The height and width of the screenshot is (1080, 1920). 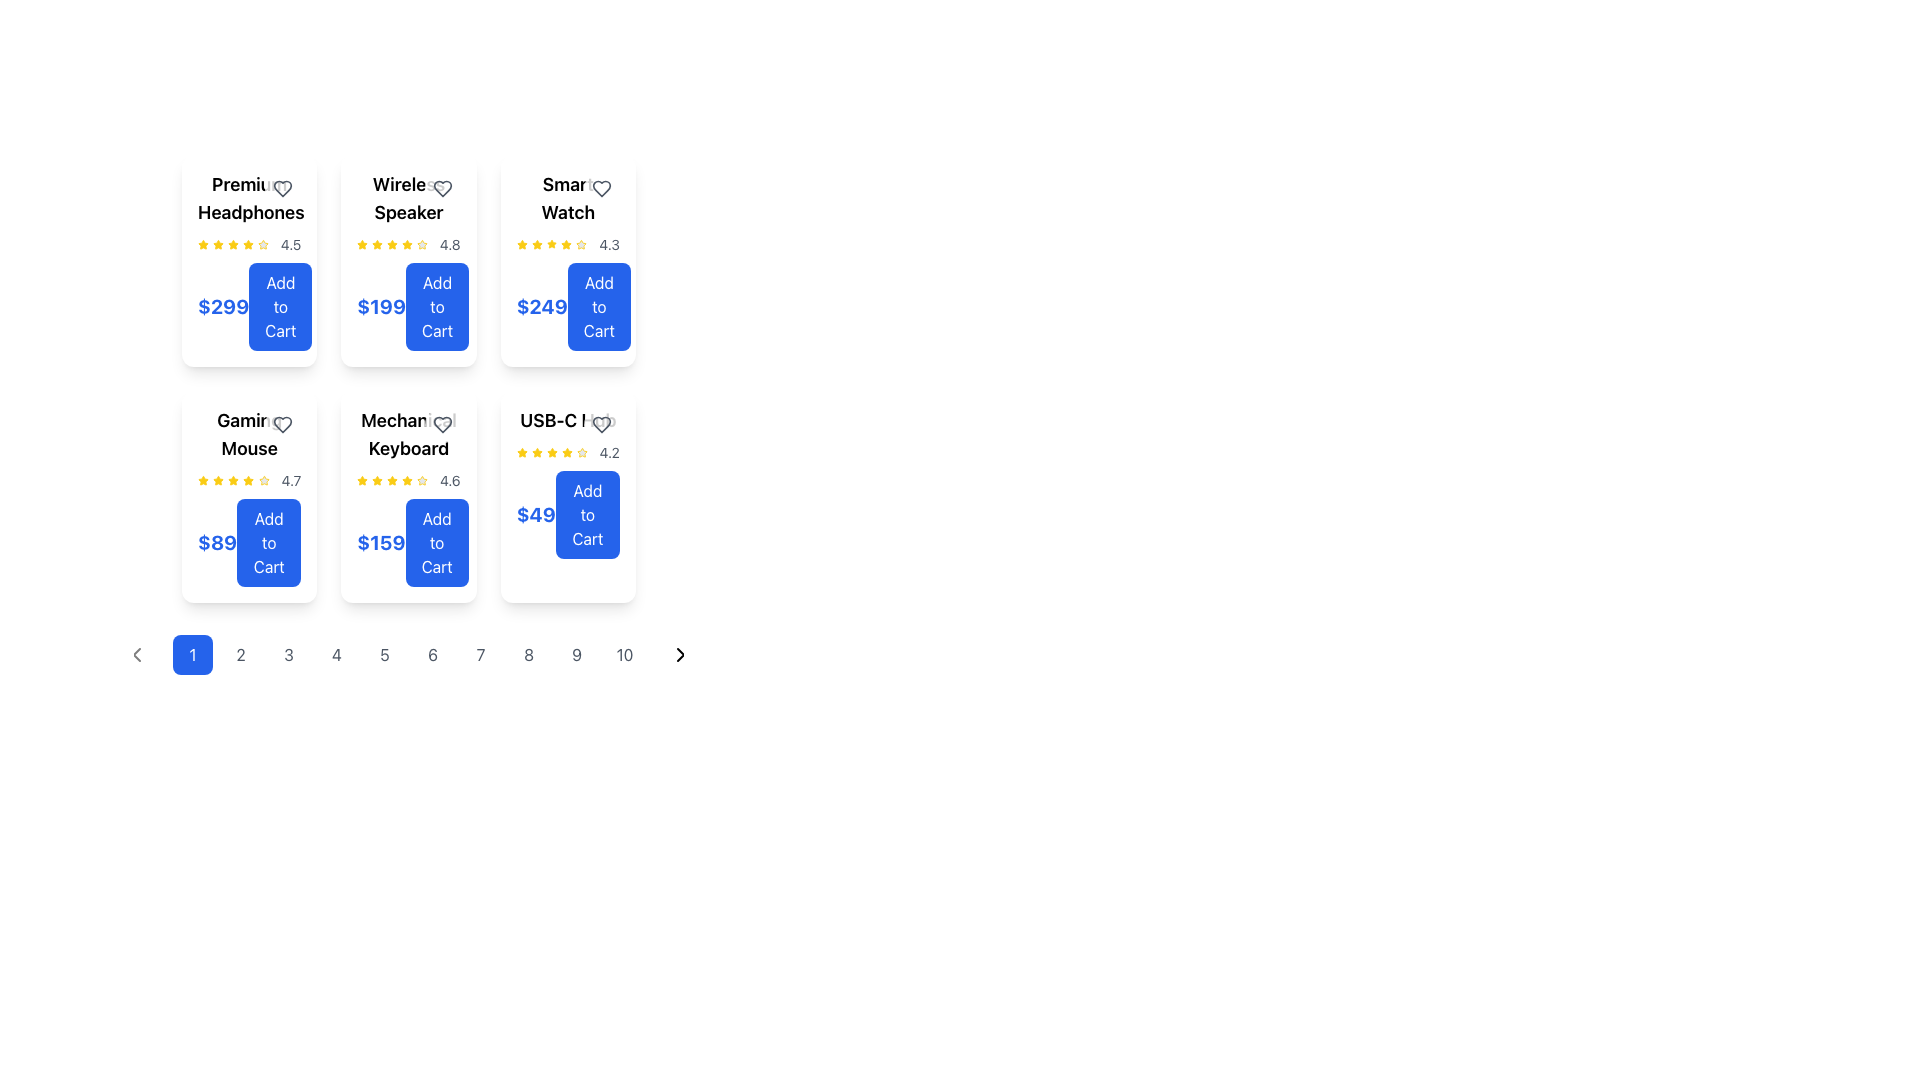 I want to click on the third yellow star-shaped icon in the rating system for the 'Gamir Mouse' product card, so click(x=218, y=481).